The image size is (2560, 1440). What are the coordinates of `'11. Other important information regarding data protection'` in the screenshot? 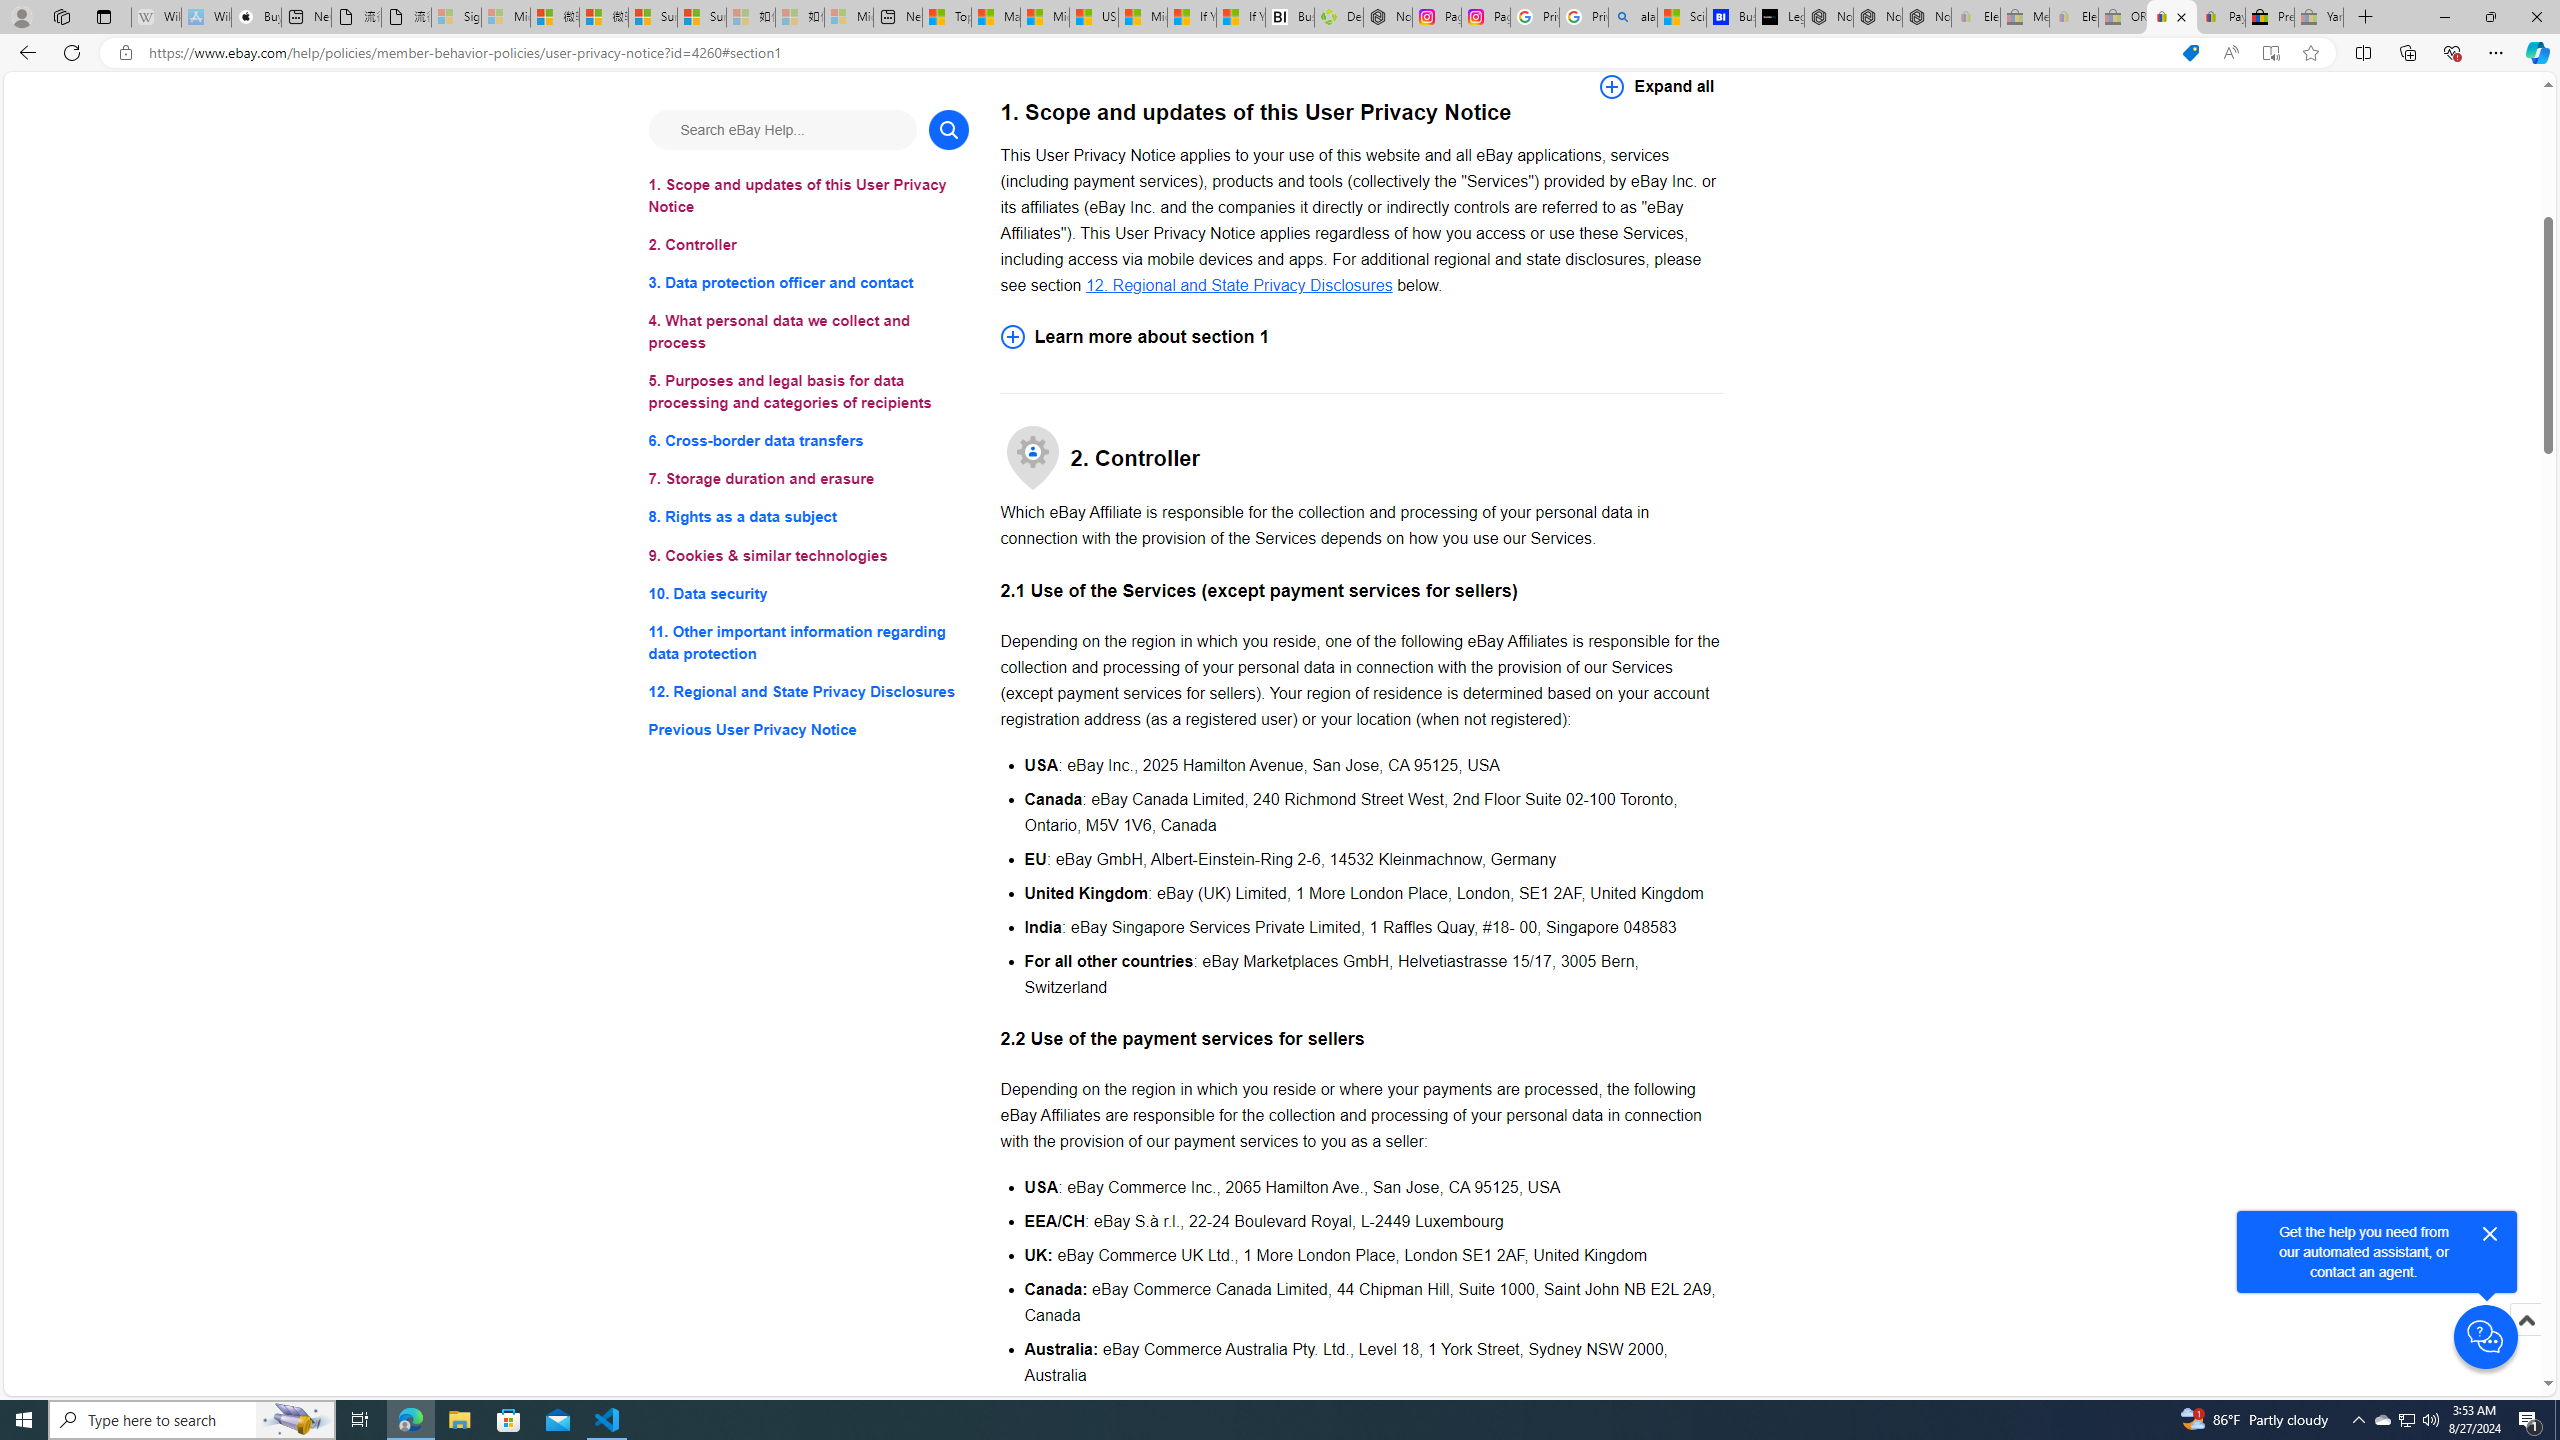 It's located at (807, 642).